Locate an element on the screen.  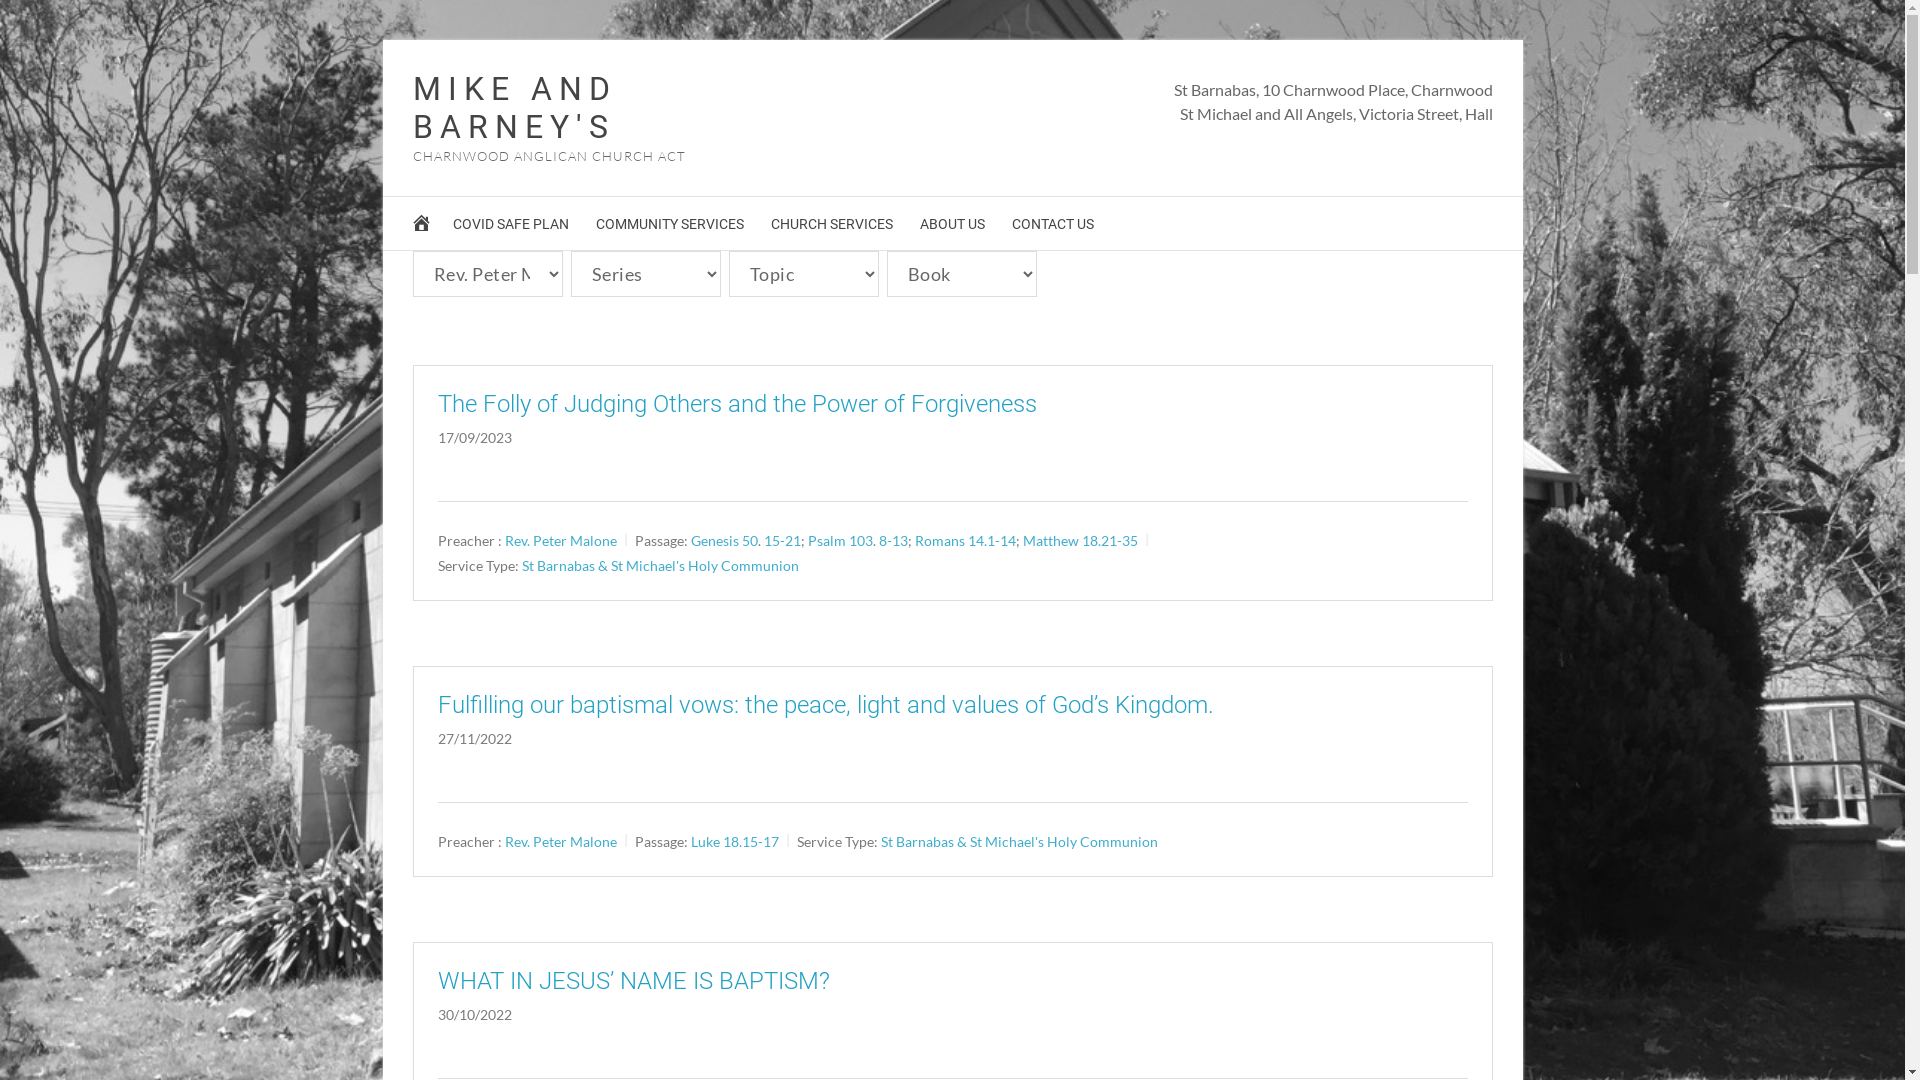
'Luke 18.15-17' is located at coordinates (733, 841).